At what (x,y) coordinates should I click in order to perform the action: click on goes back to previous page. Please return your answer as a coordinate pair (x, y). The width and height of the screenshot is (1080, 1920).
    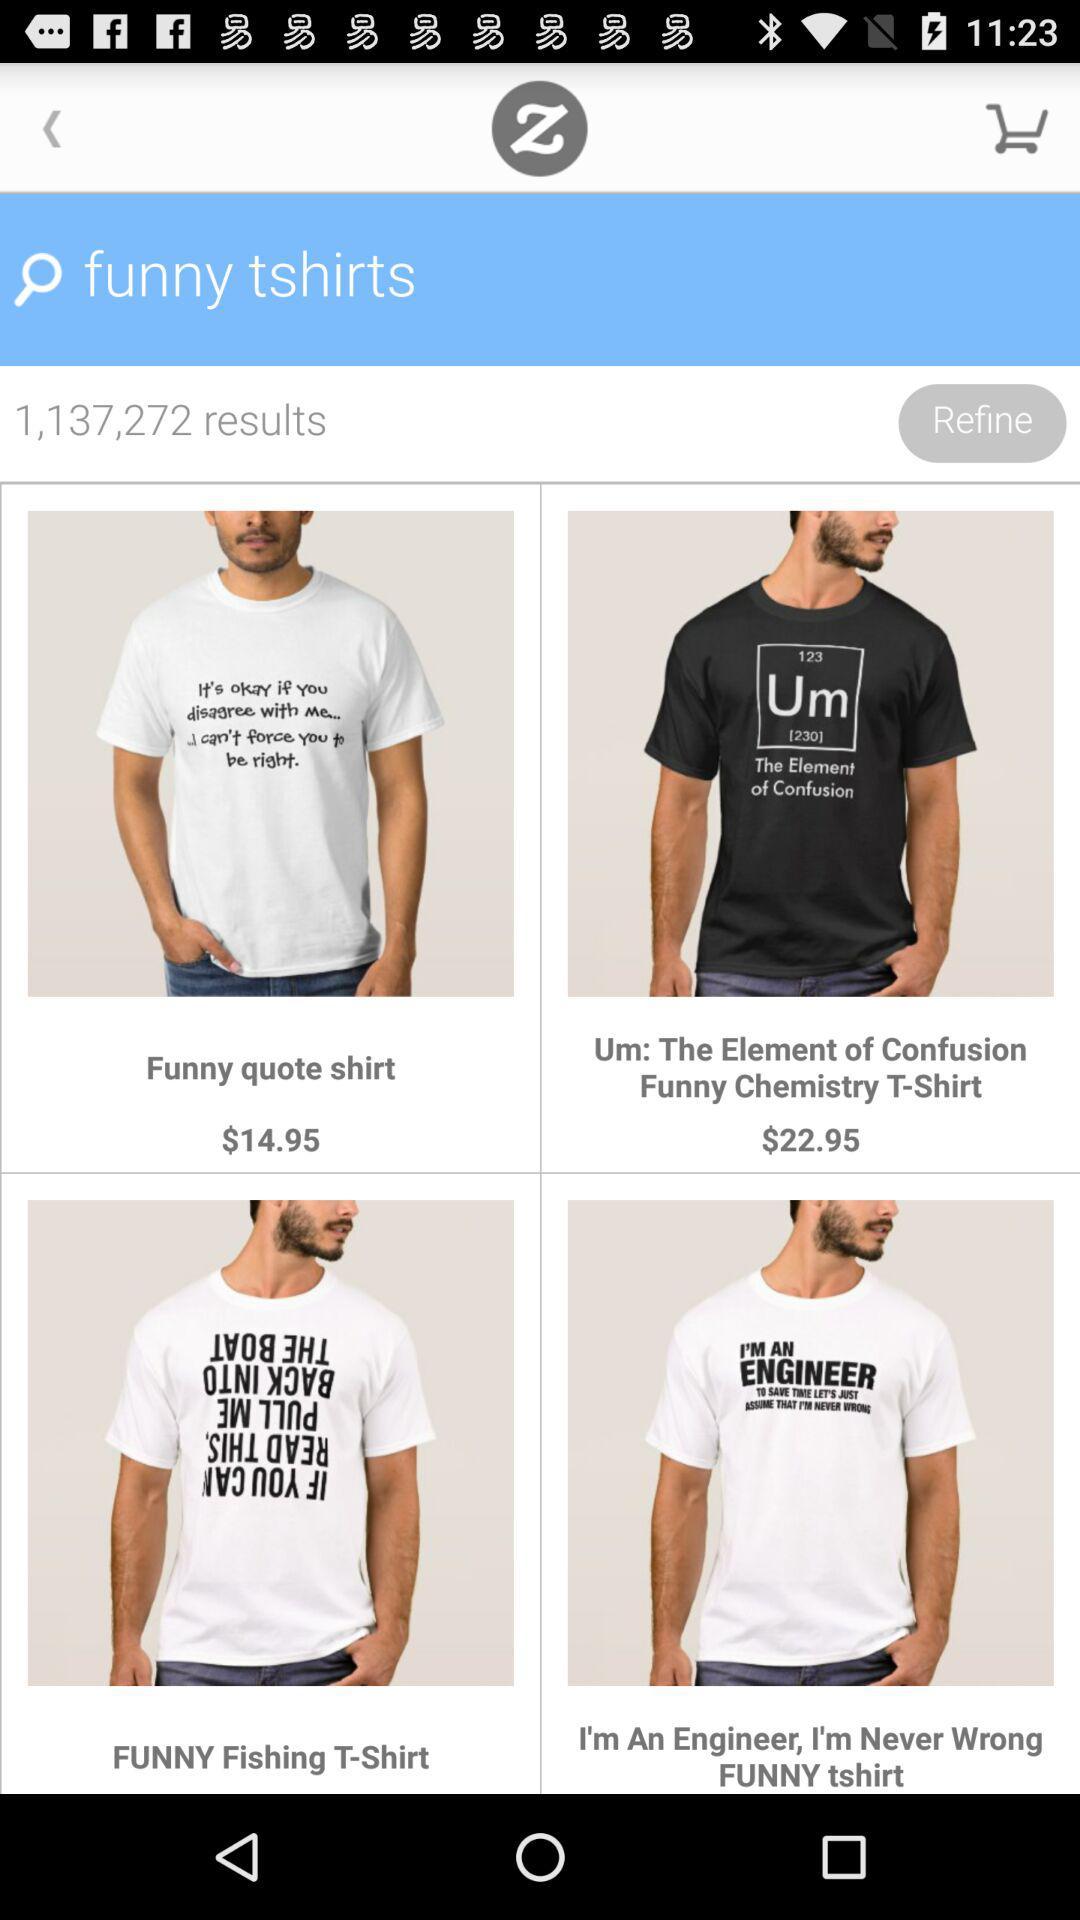
    Looking at the image, I should click on (51, 127).